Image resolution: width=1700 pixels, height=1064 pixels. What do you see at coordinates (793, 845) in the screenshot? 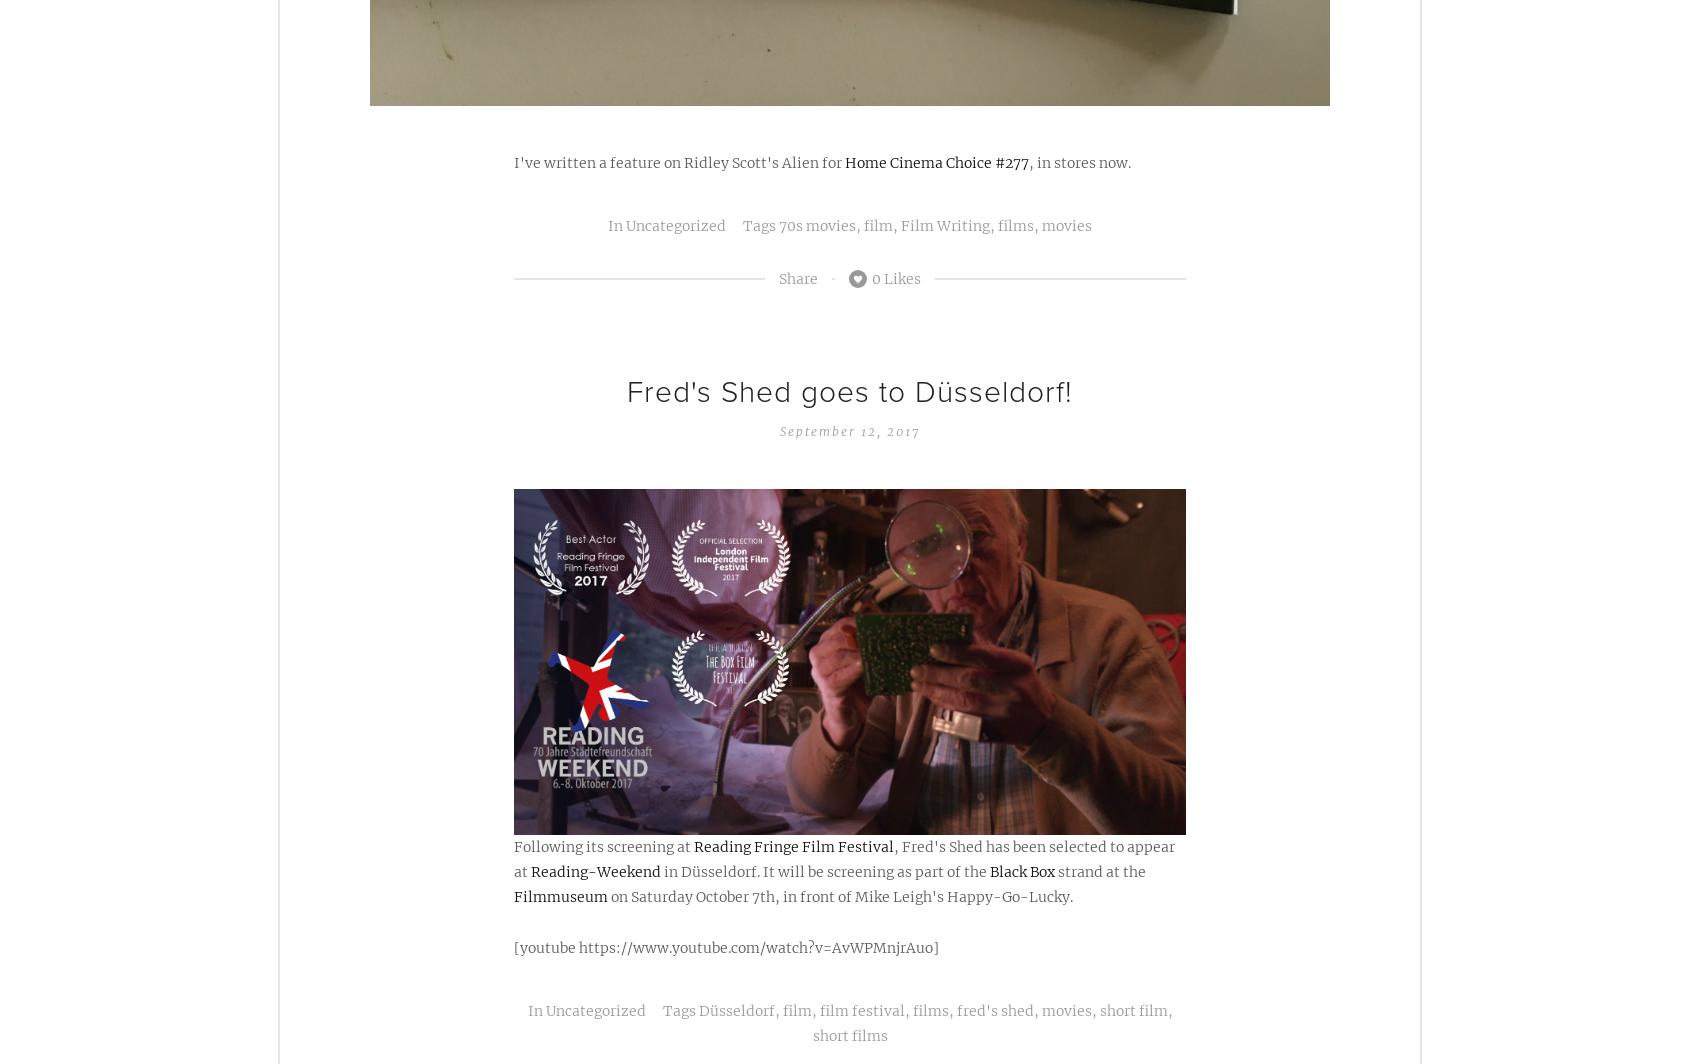
I see `'Reading Fringe Film Festival'` at bounding box center [793, 845].